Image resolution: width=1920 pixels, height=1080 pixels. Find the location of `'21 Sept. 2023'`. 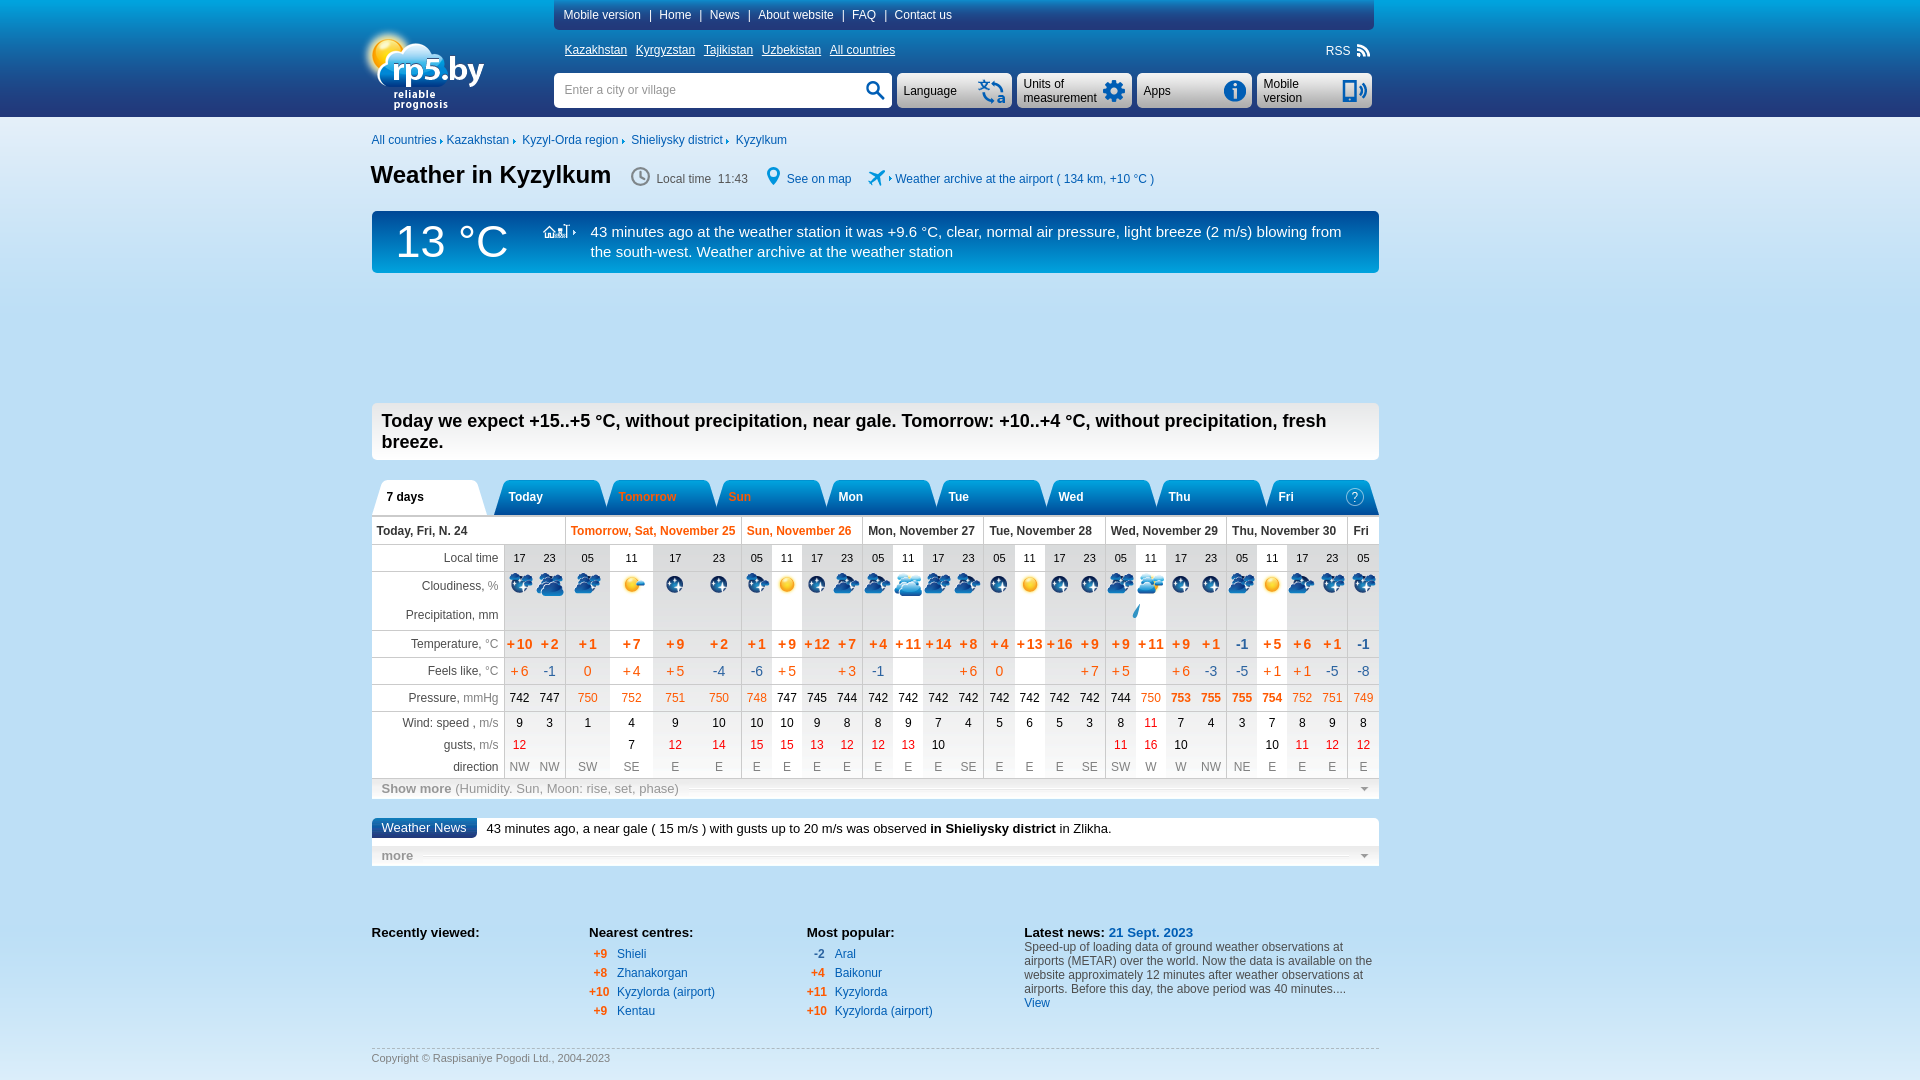

'21 Sept. 2023' is located at coordinates (1148, 932).